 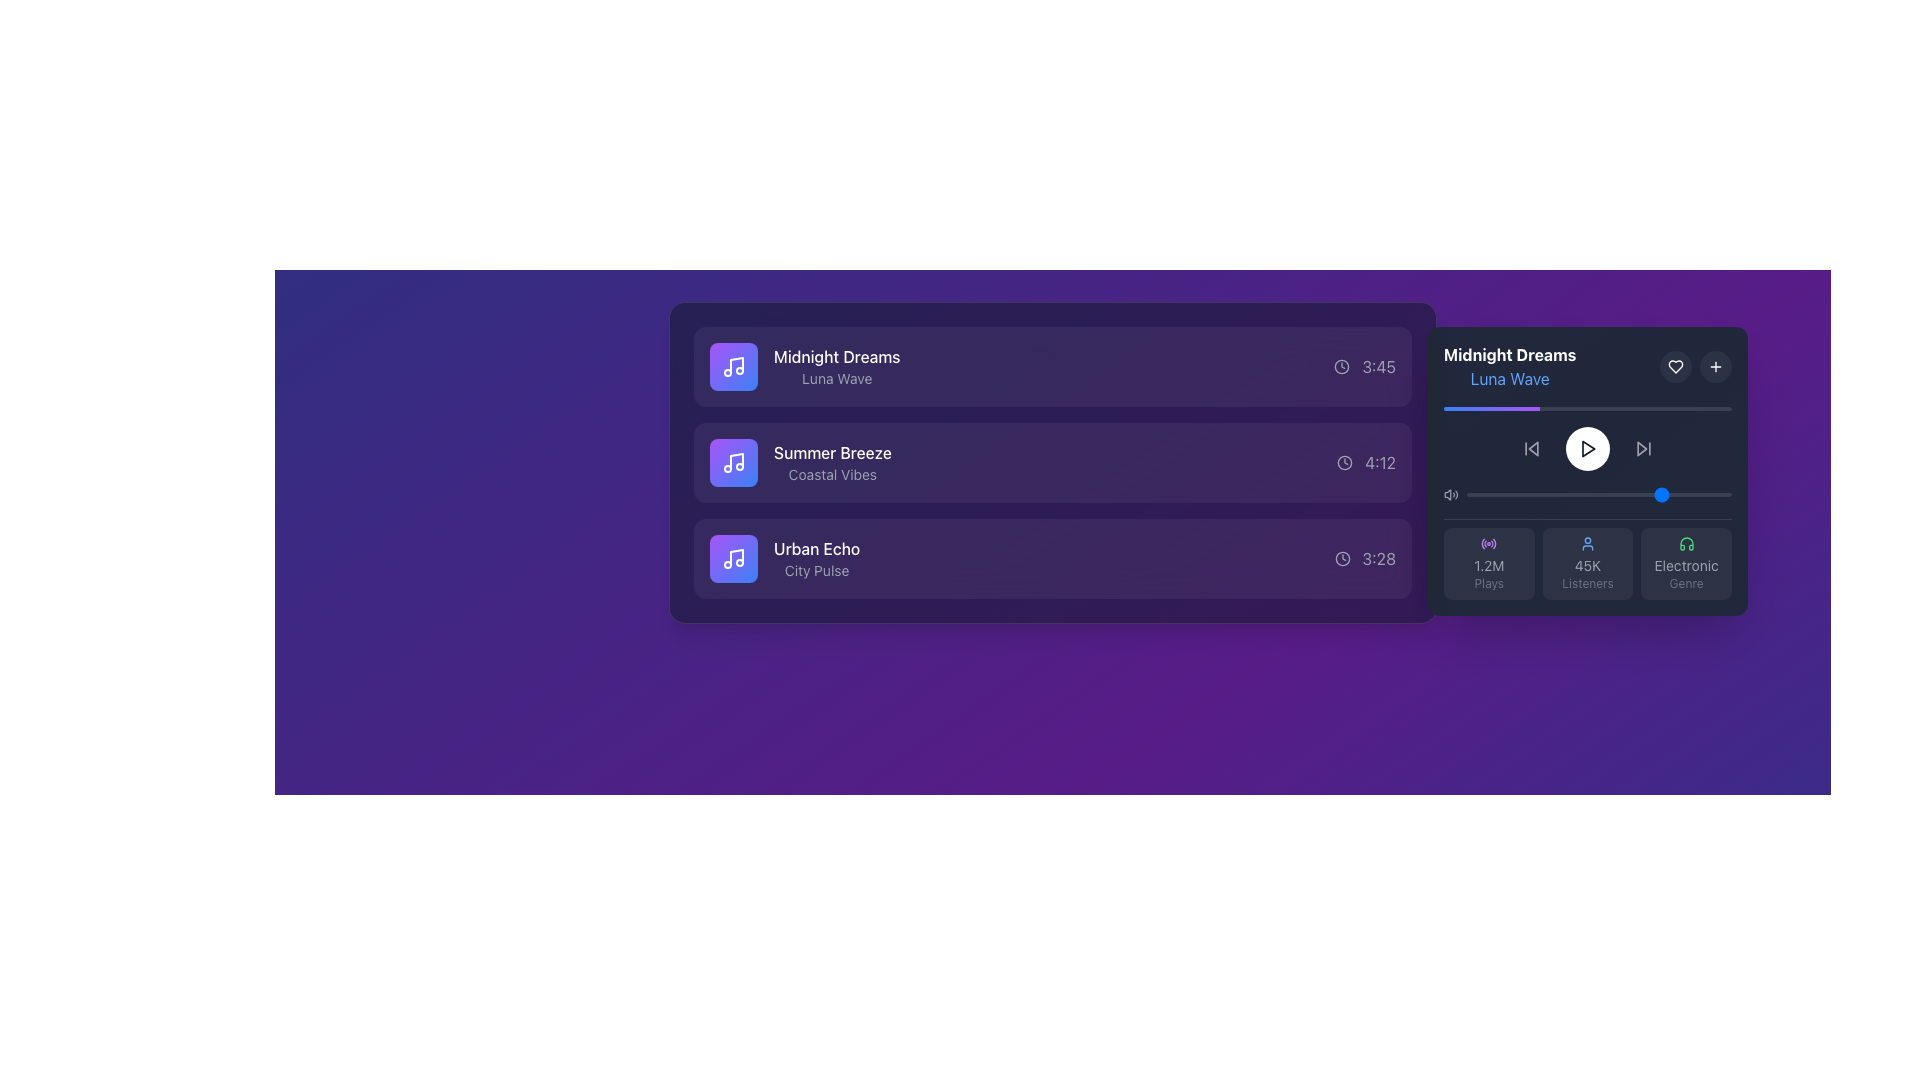 I want to click on the Label with Icon that indicates the duration of the middle music track titled 'Summer Breeze', so click(x=1365, y=462).